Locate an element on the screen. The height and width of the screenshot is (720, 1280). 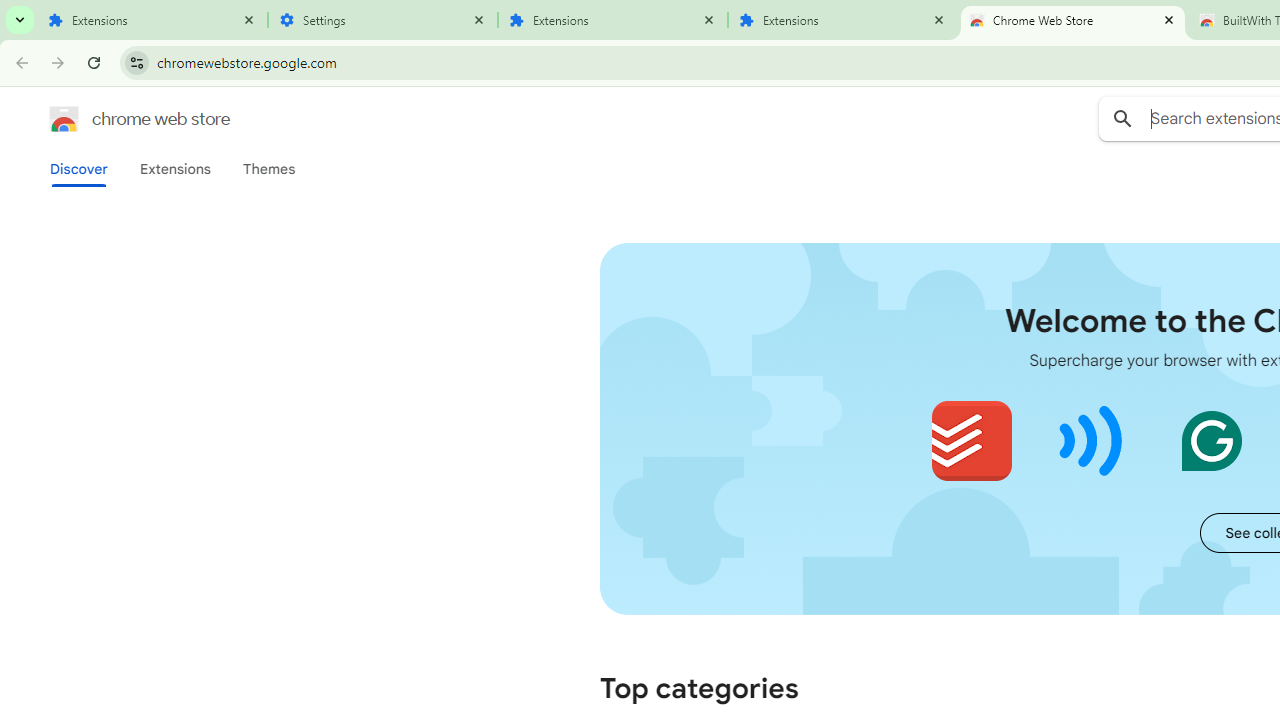
'Grammarly: AI Writing and Grammar Checker App' is located at coordinates (1210, 440).